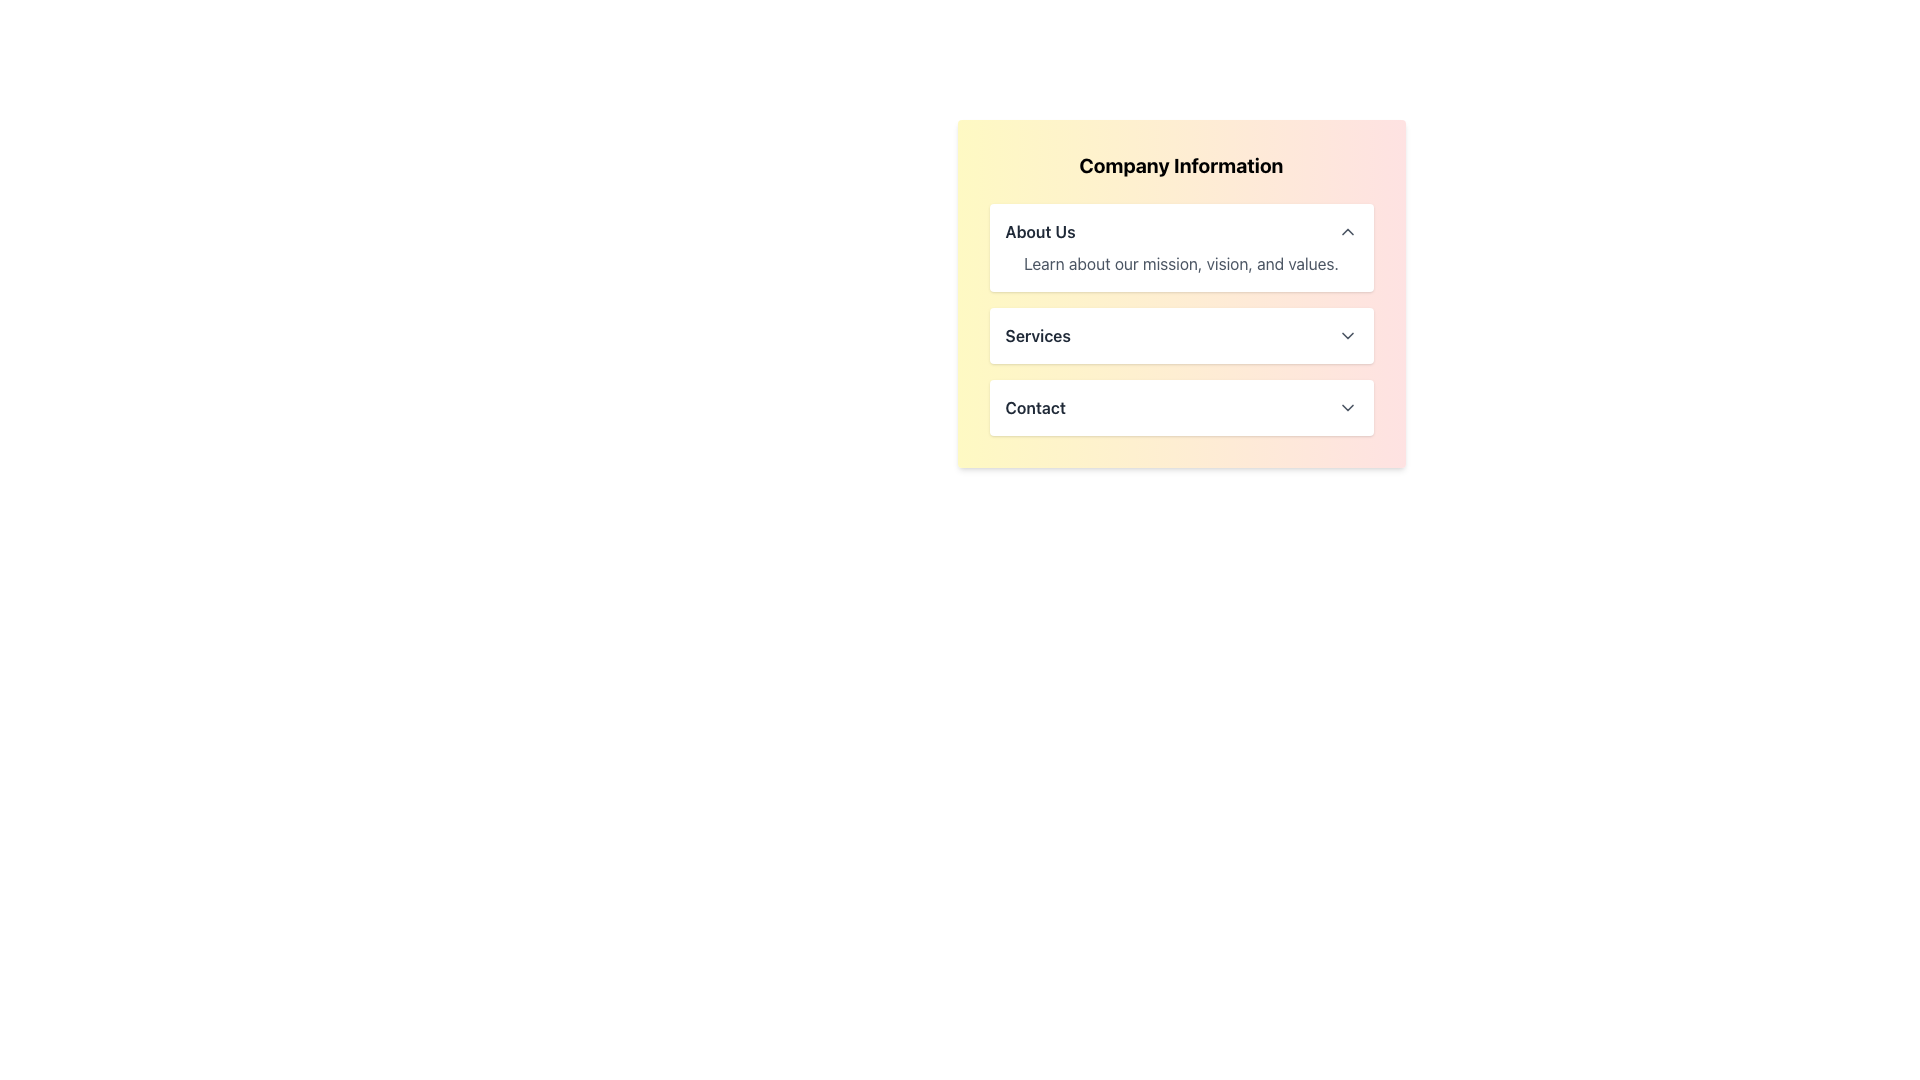 The height and width of the screenshot is (1080, 1920). I want to click on the dropdown toggle icon located to the right of the 'Services' section, so click(1347, 334).